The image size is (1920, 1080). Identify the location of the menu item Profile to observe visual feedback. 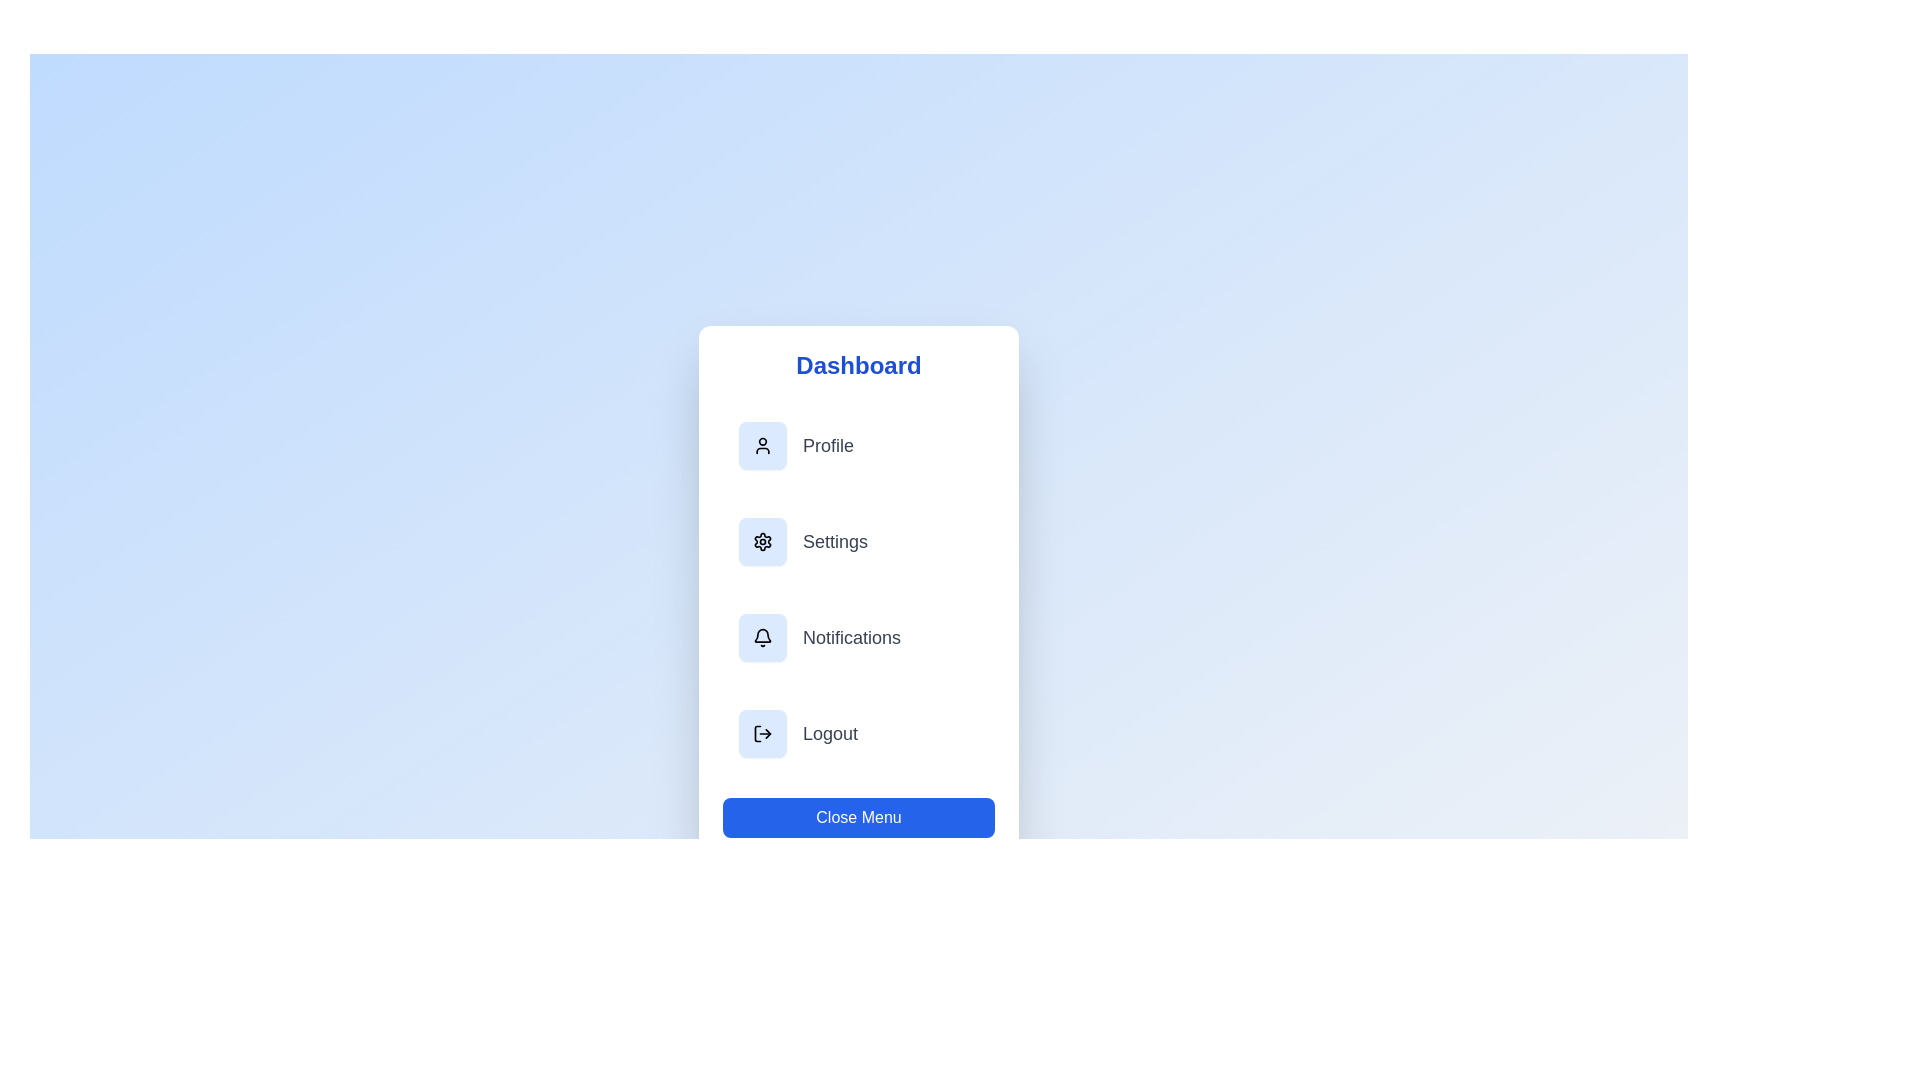
(859, 445).